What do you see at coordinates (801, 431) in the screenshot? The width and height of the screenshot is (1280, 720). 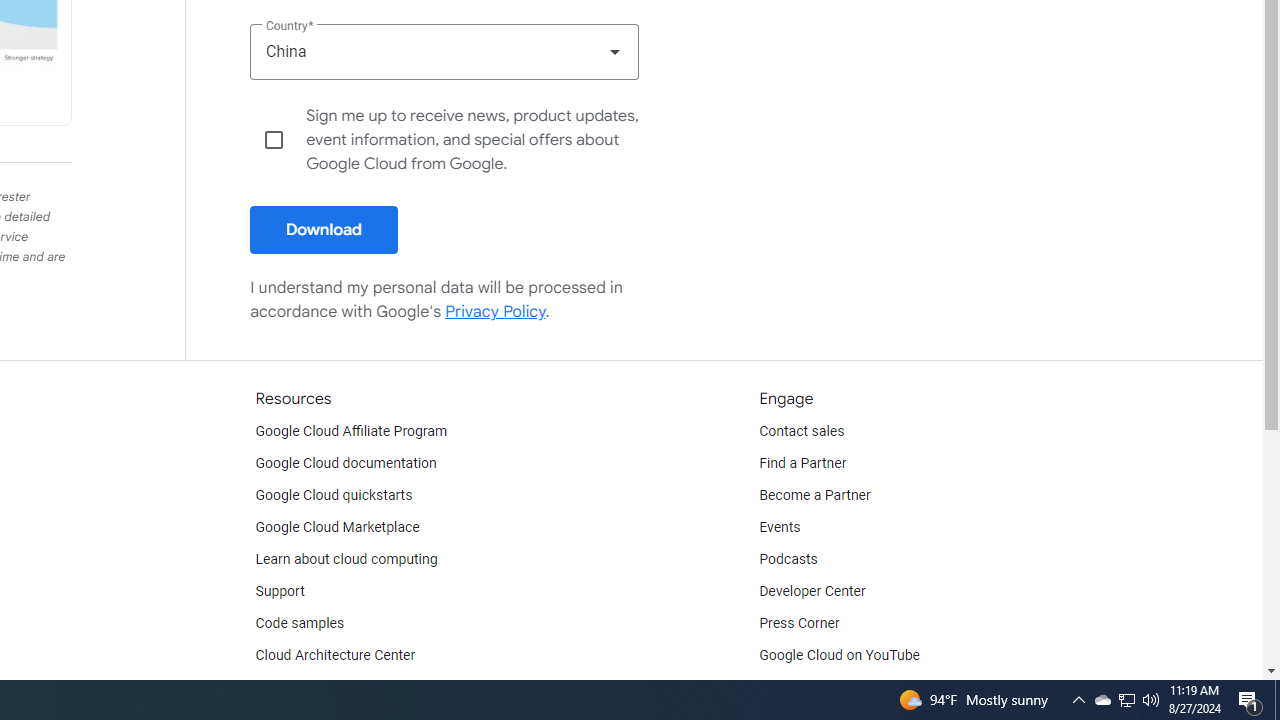 I see `'Contact sales'` at bounding box center [801, 431].